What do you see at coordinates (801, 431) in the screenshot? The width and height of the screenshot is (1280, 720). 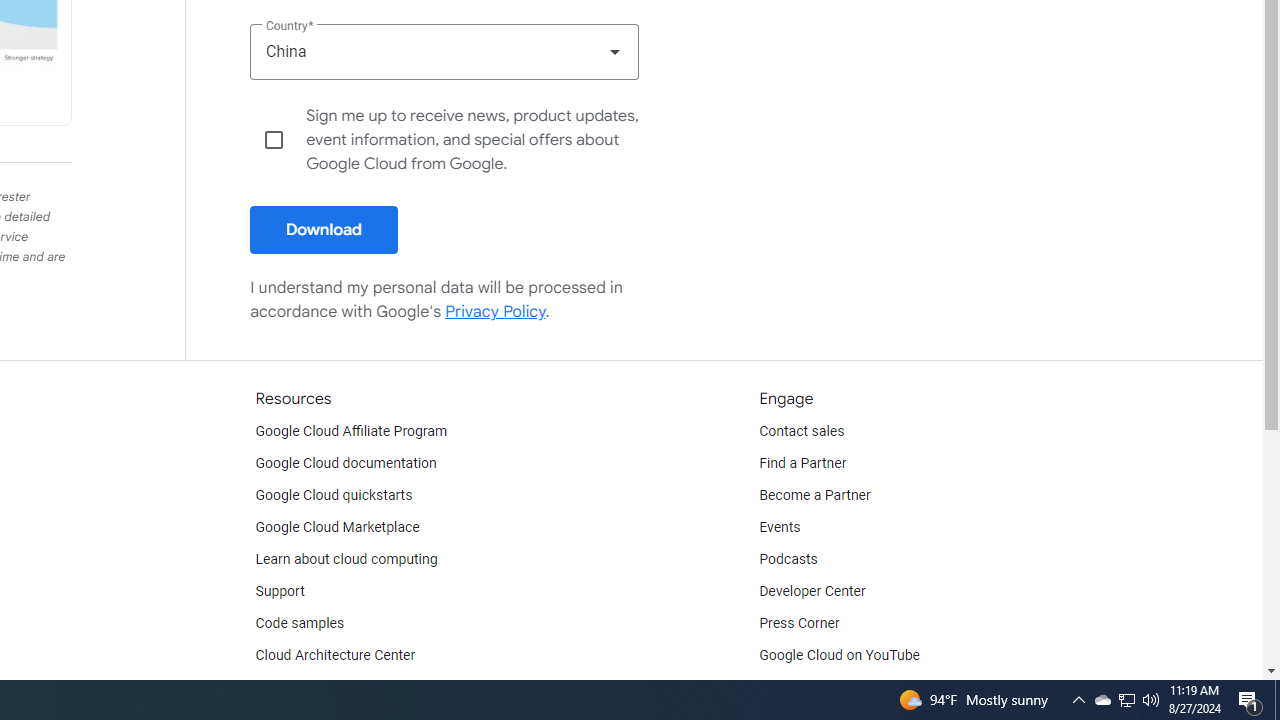 I see `'Contact sales'` at bounding box center [801, 431].